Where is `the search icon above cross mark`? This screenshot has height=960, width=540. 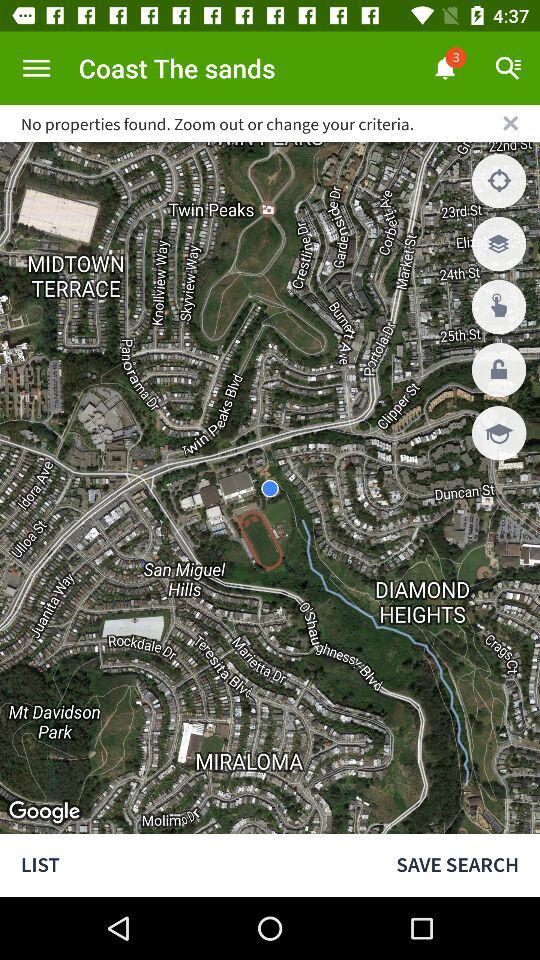
the search icon above cross mark is located at coordinates (508, 68).